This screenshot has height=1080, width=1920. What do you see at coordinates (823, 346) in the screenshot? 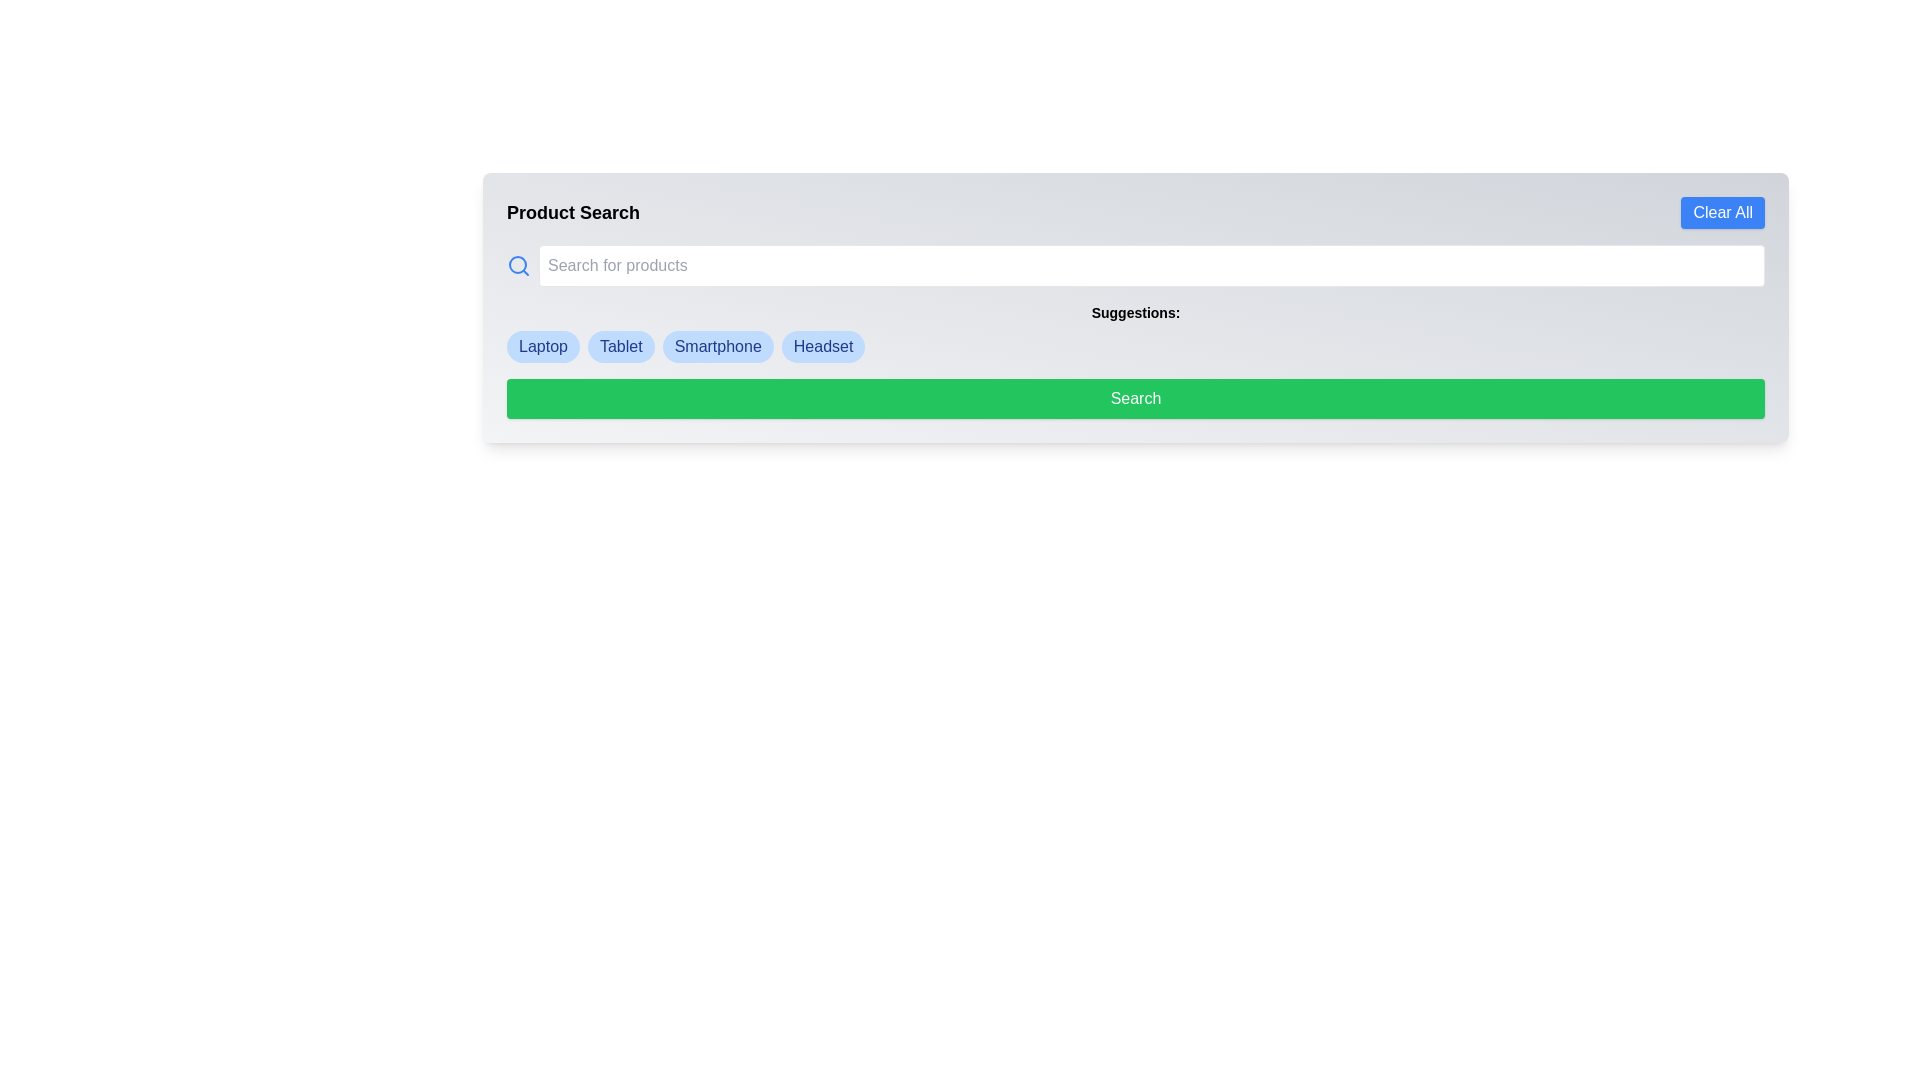
I see `the 'Headset' button-like tag, which is a rounded rectangle with a light blue background and dark blue text, located at the end of a horizontal list of similar elements` at bounding box center [823, 346].